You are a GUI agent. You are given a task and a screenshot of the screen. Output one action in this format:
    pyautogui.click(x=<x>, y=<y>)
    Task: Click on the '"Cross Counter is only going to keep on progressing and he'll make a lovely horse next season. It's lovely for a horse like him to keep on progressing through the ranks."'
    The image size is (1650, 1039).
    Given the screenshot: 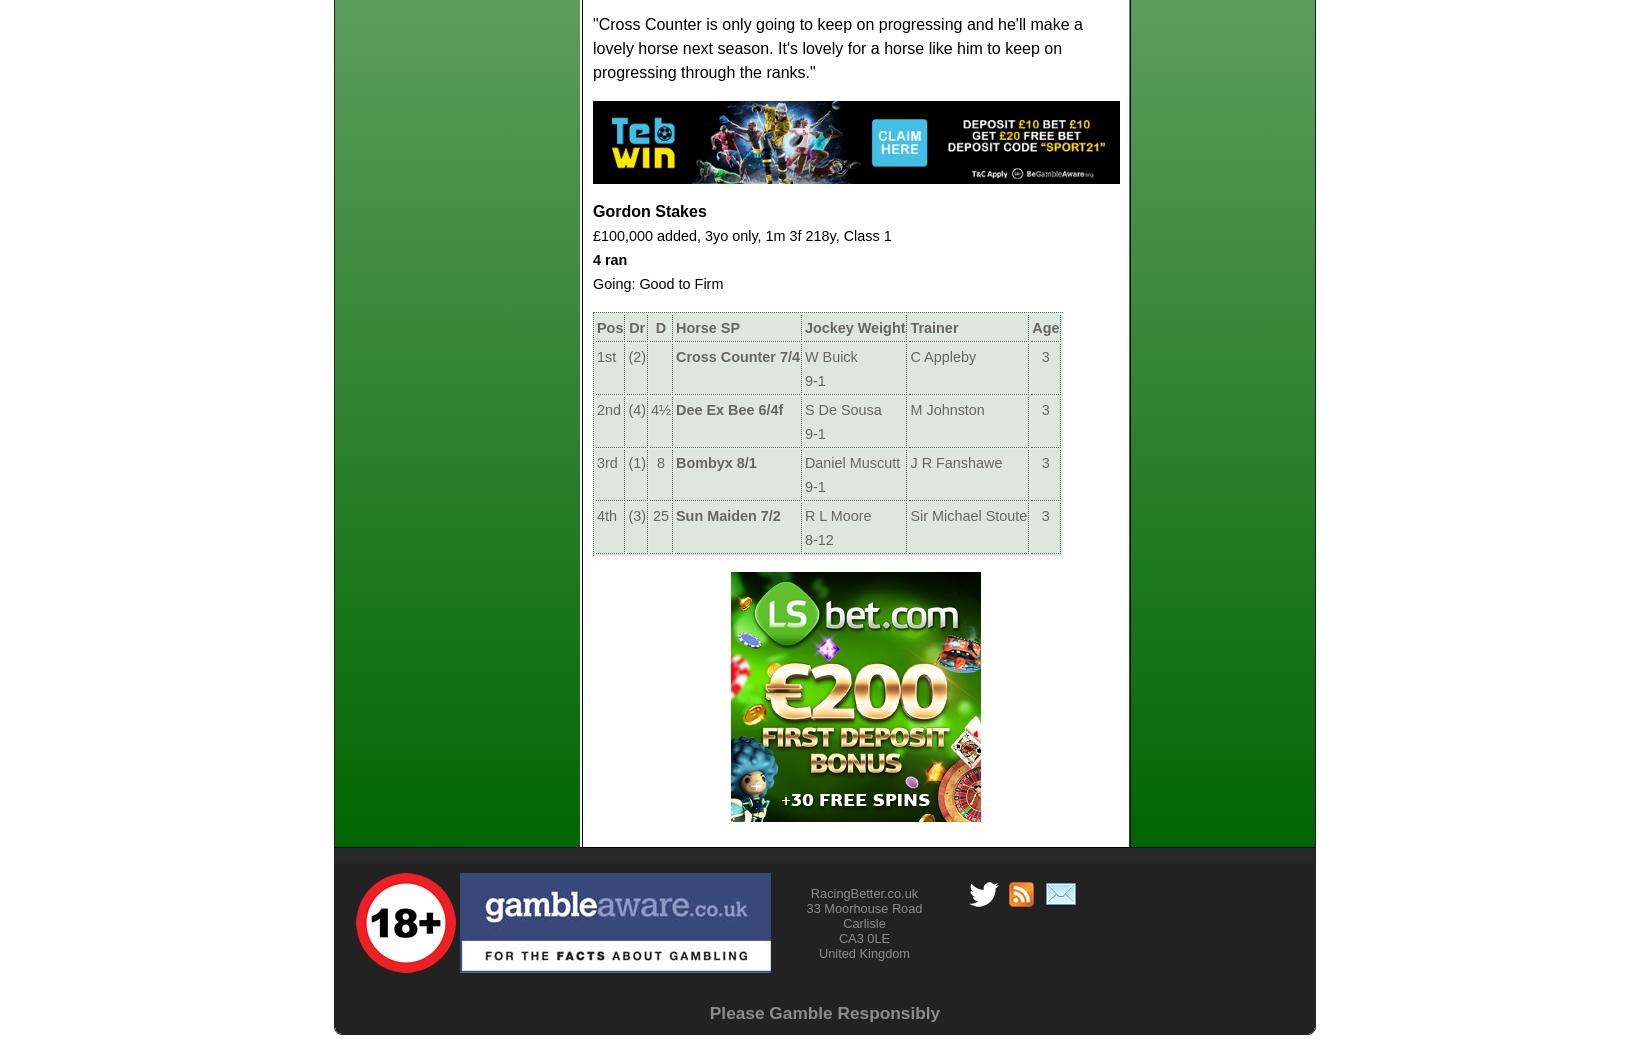 What is the action you would take?
    pyautogui.click(x=837, y=47)
    